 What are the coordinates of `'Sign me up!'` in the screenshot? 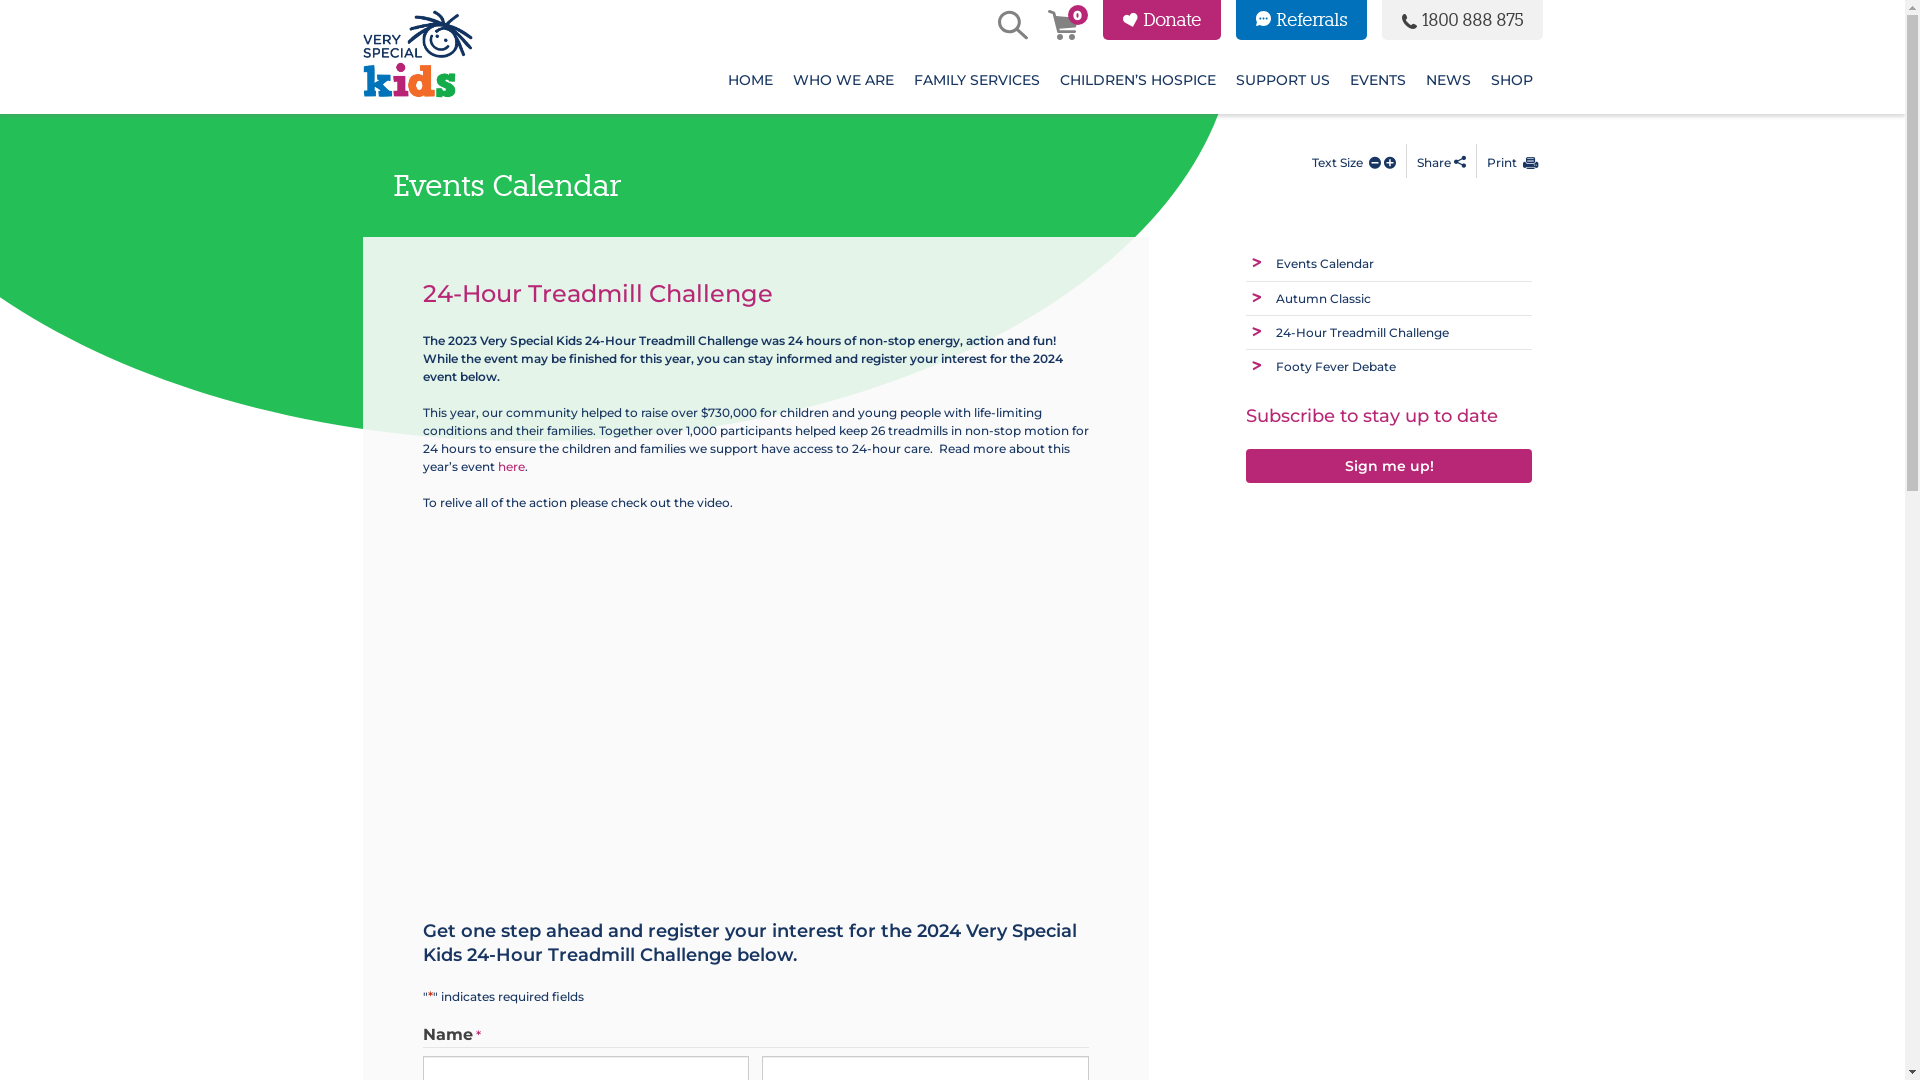 It's located at (1388, 464).